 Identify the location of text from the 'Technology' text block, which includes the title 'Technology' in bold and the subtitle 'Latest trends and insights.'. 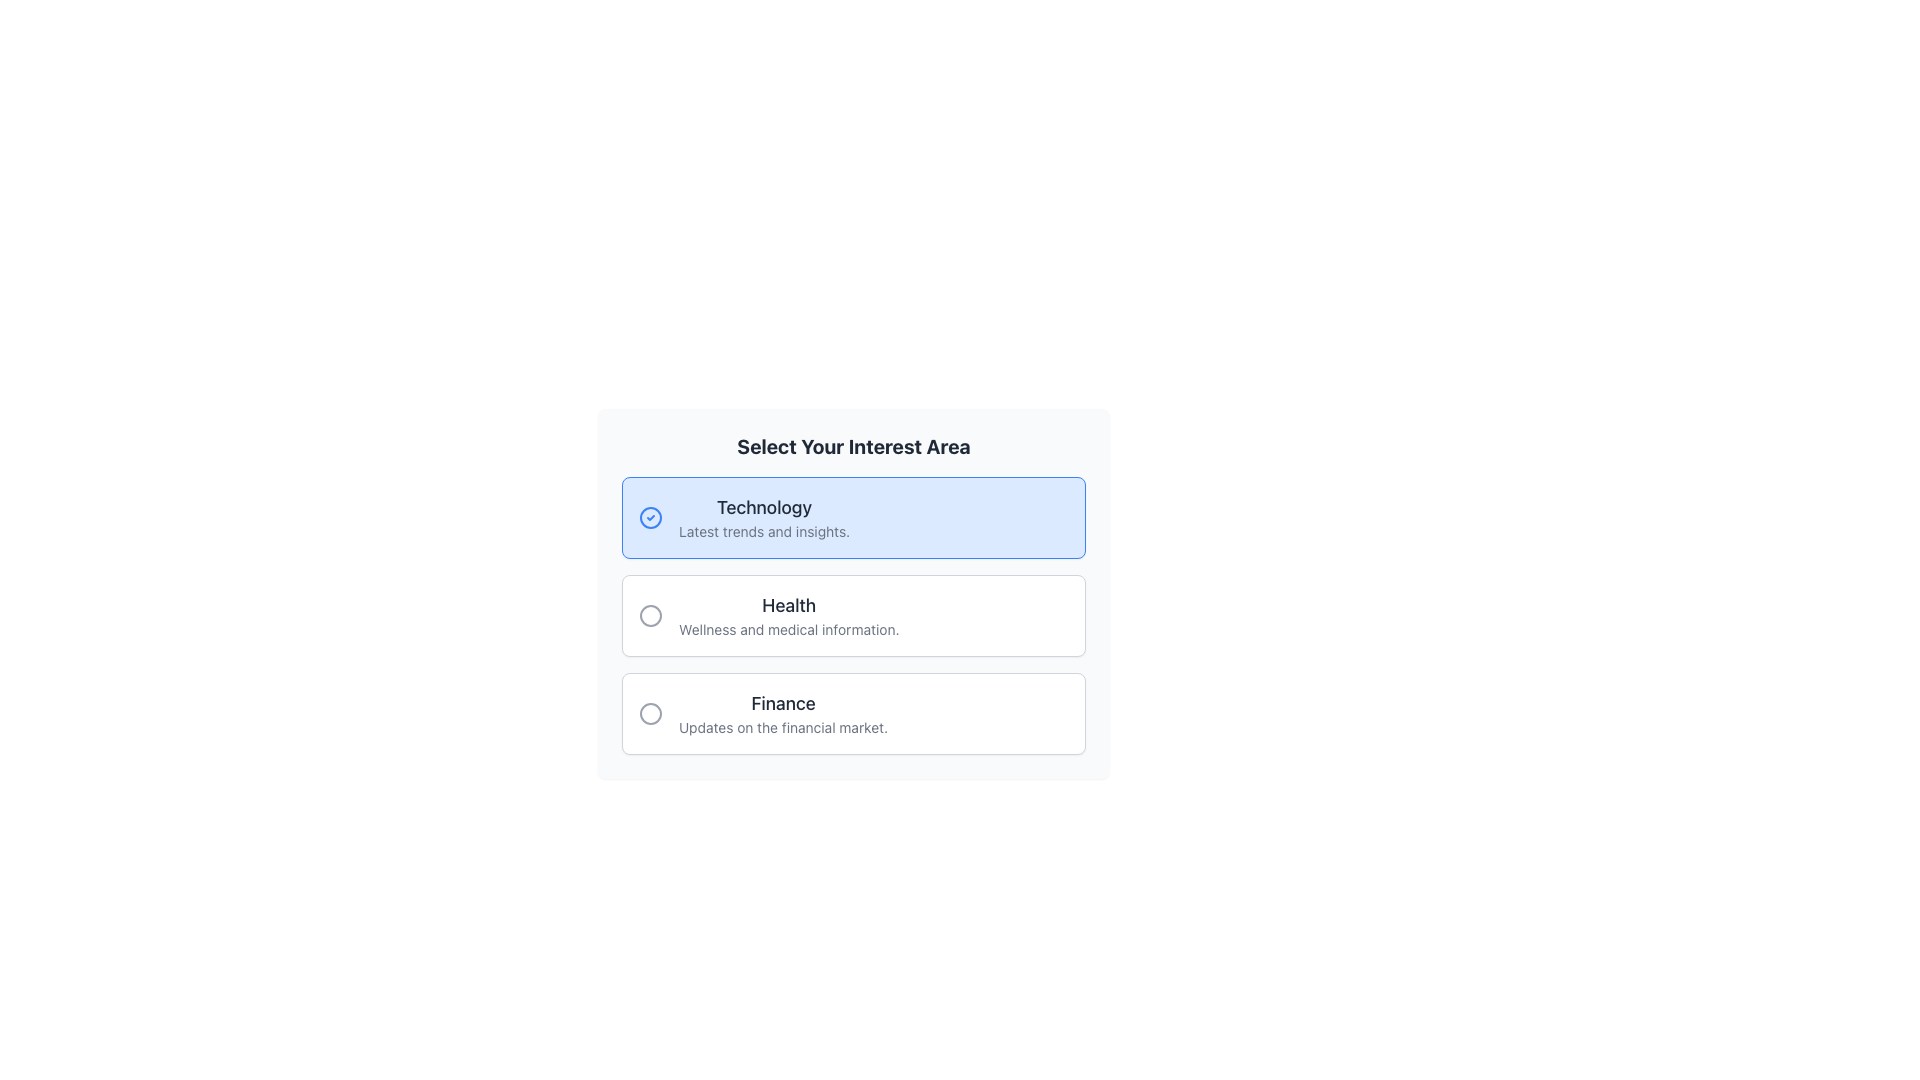
(763, 516).